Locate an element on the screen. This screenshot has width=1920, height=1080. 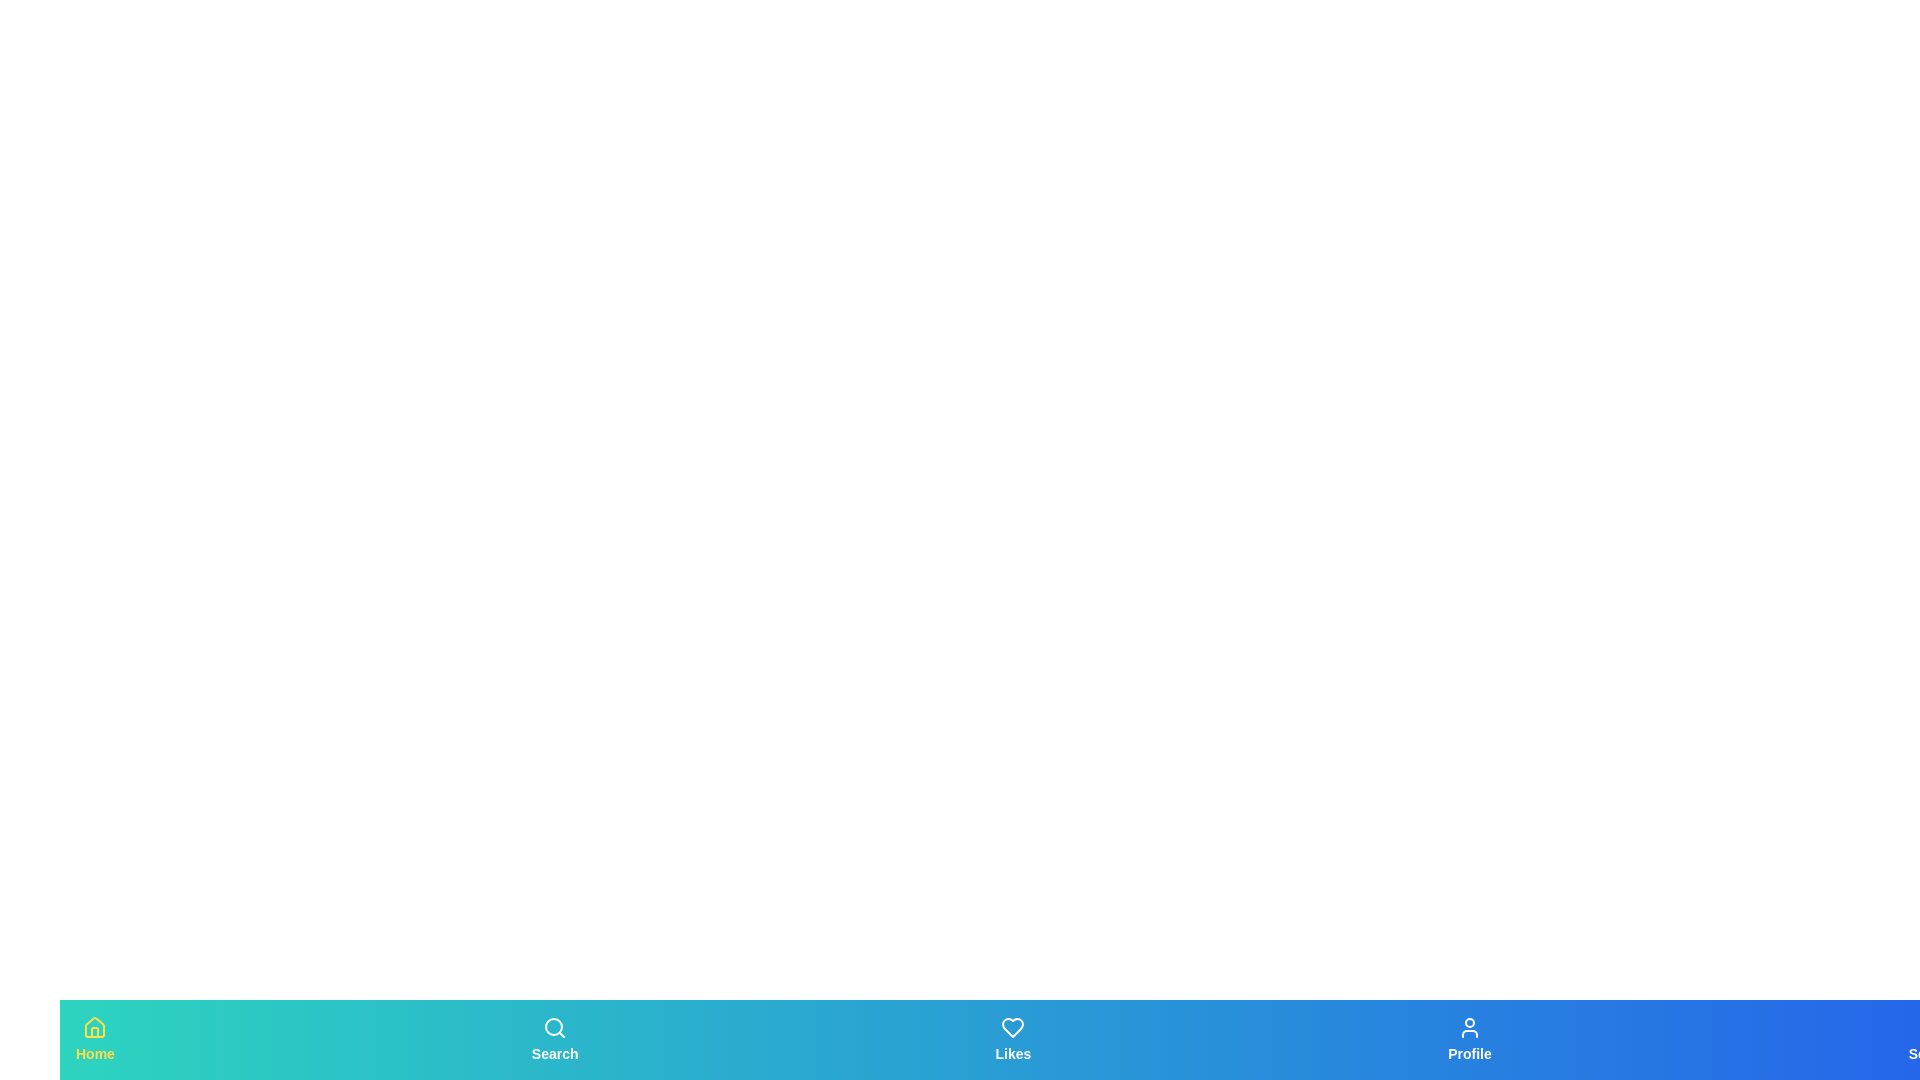
the tab labeled Home to observe the scaling effect is located at coordinates (94, 1039).